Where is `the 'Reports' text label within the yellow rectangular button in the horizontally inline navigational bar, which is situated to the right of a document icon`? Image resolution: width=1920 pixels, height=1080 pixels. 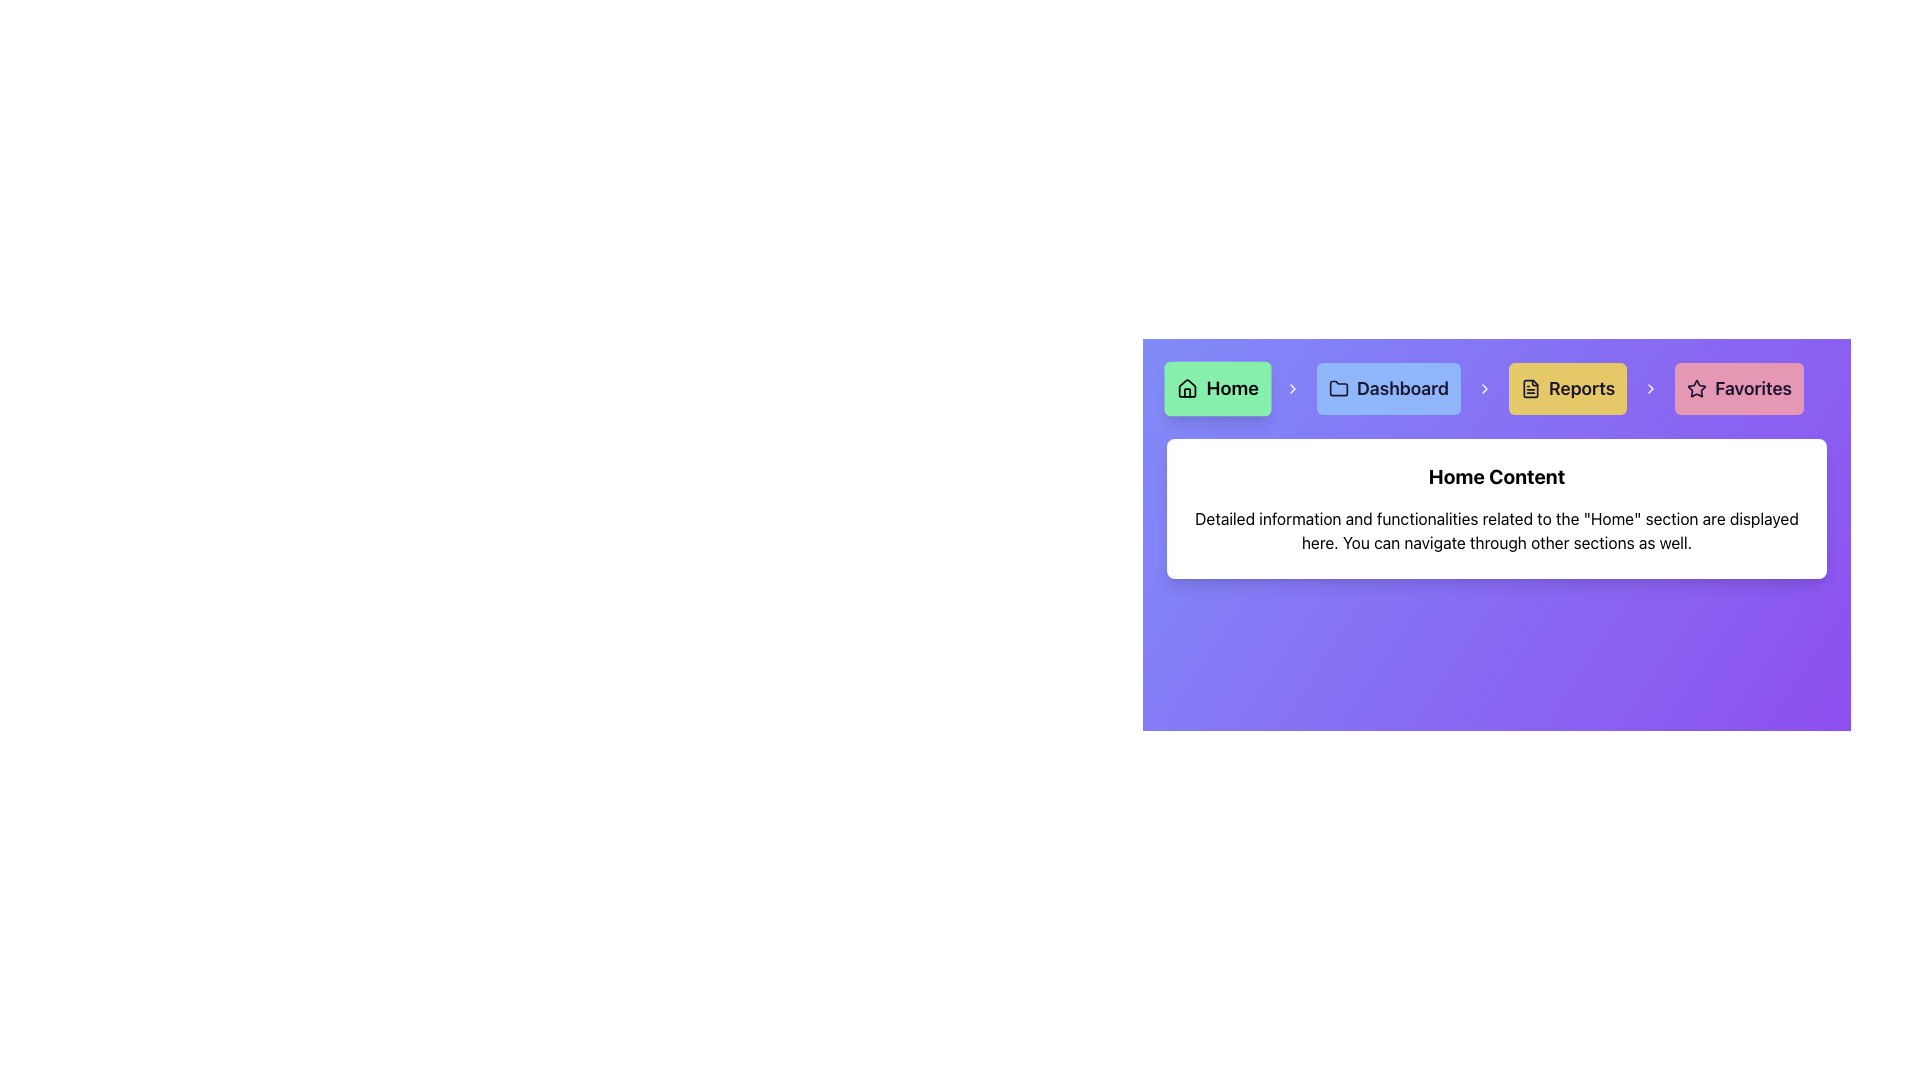
the 'Reports' text label within the yellow rectangular button in the horizontally inline navigational bar, which is situated to the right of a document icon is located at coordinates (1581, 389).